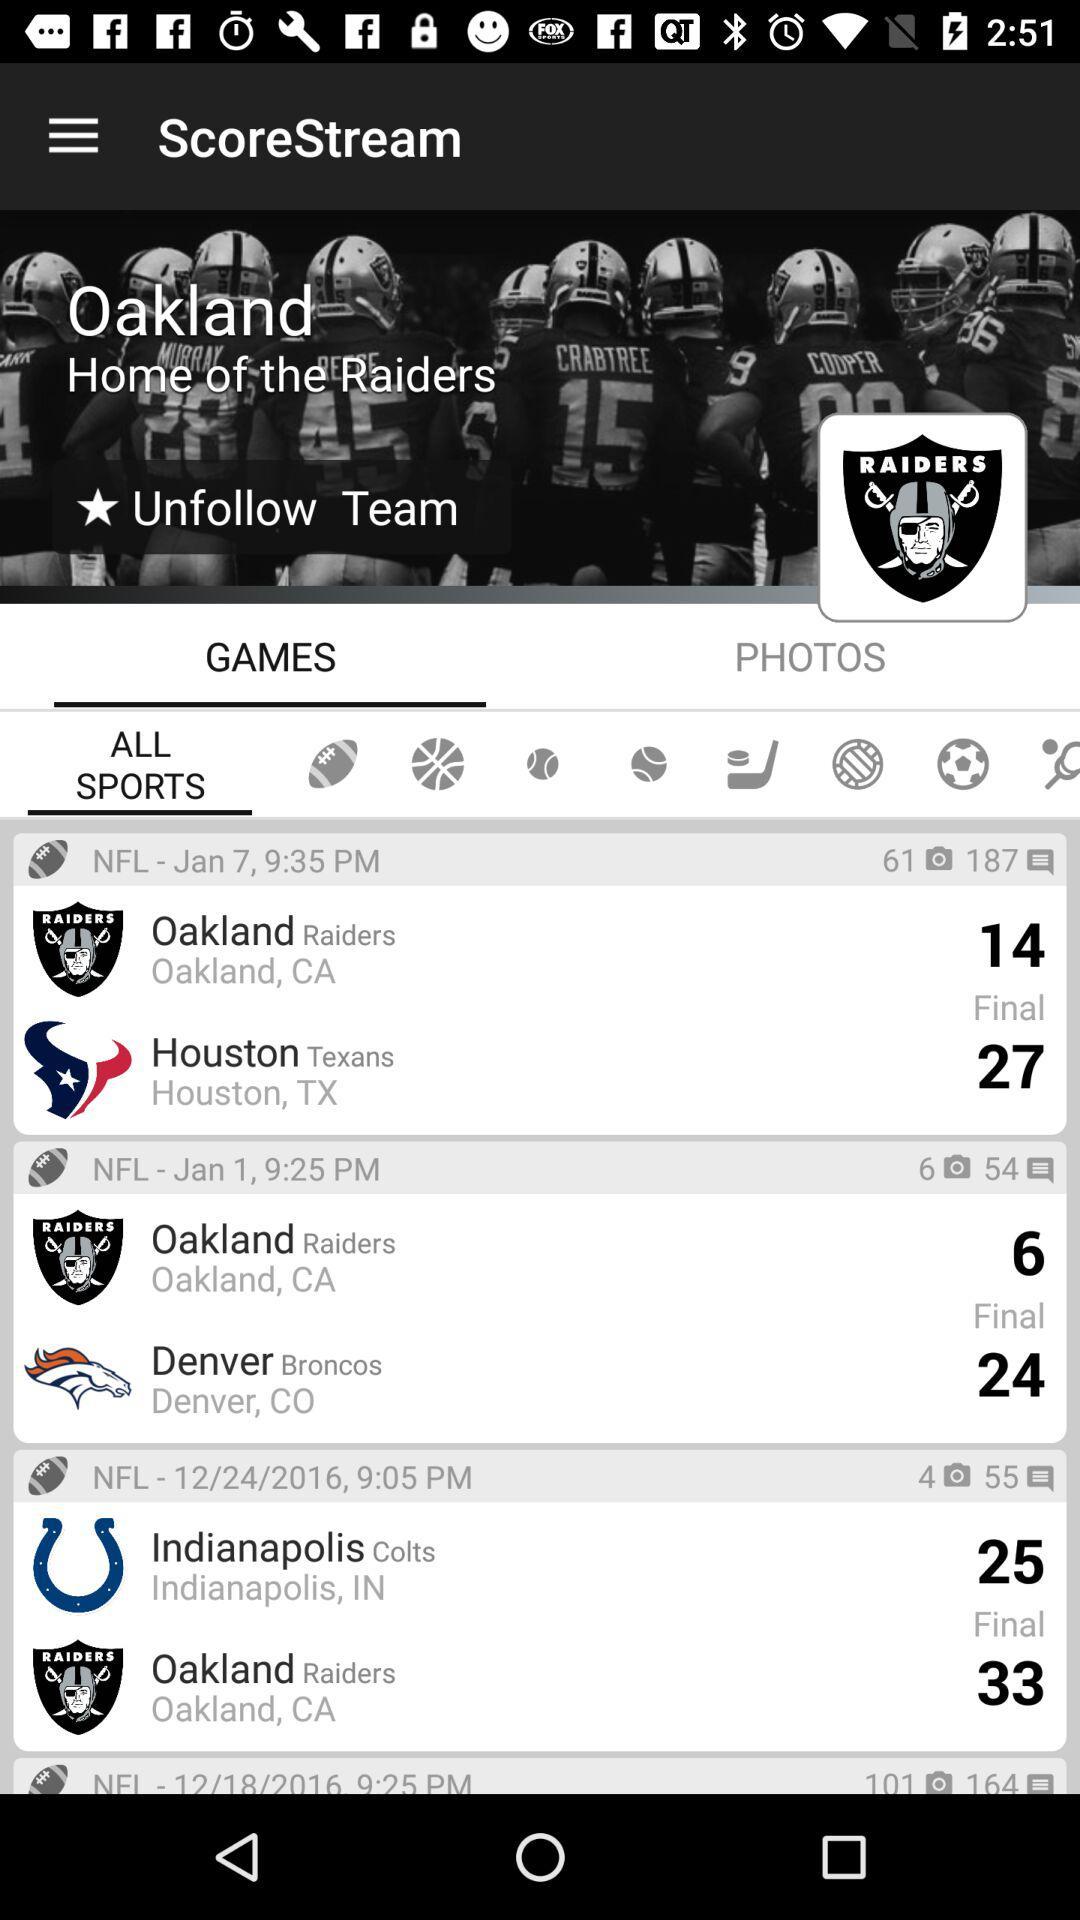 Image resolution: width=1080 pixels, height=1920 pixels. I want to click on icon below 14, so click(1010, 1063).